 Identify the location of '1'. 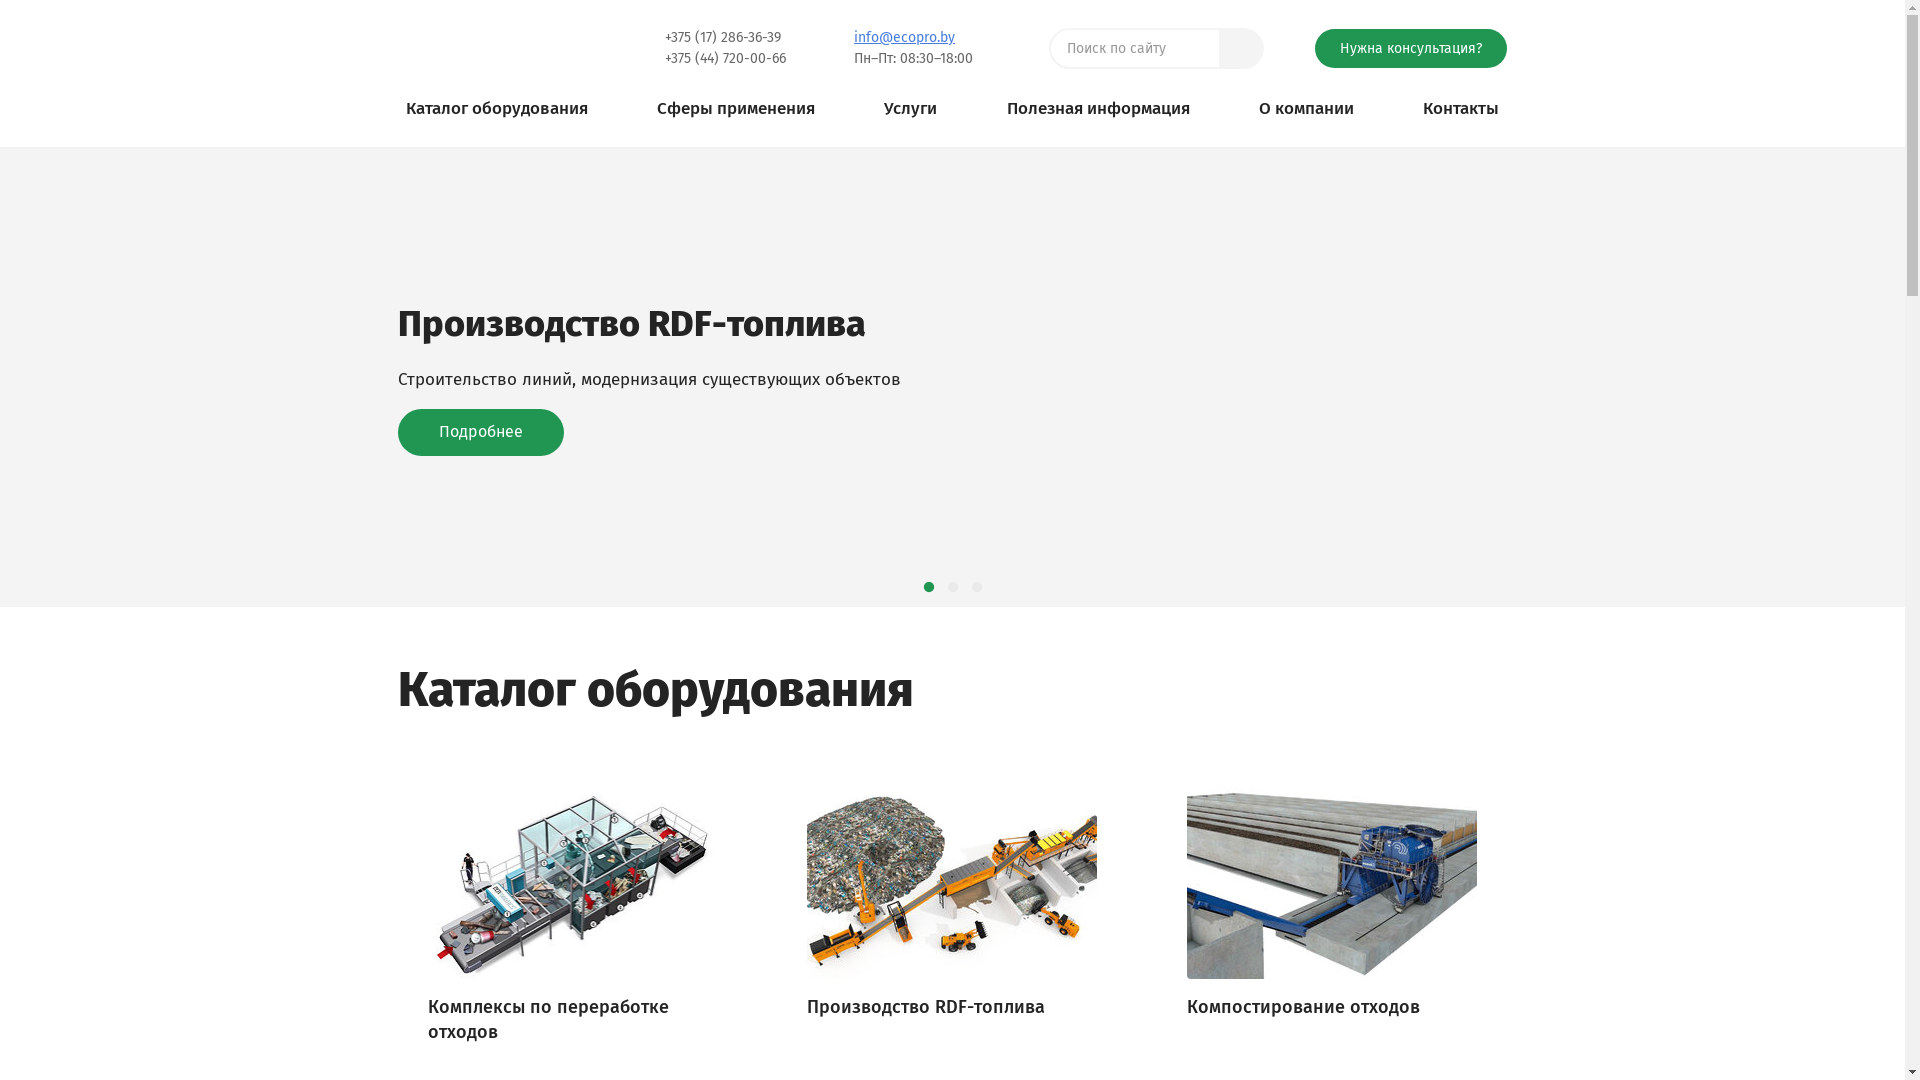
(926, 586).